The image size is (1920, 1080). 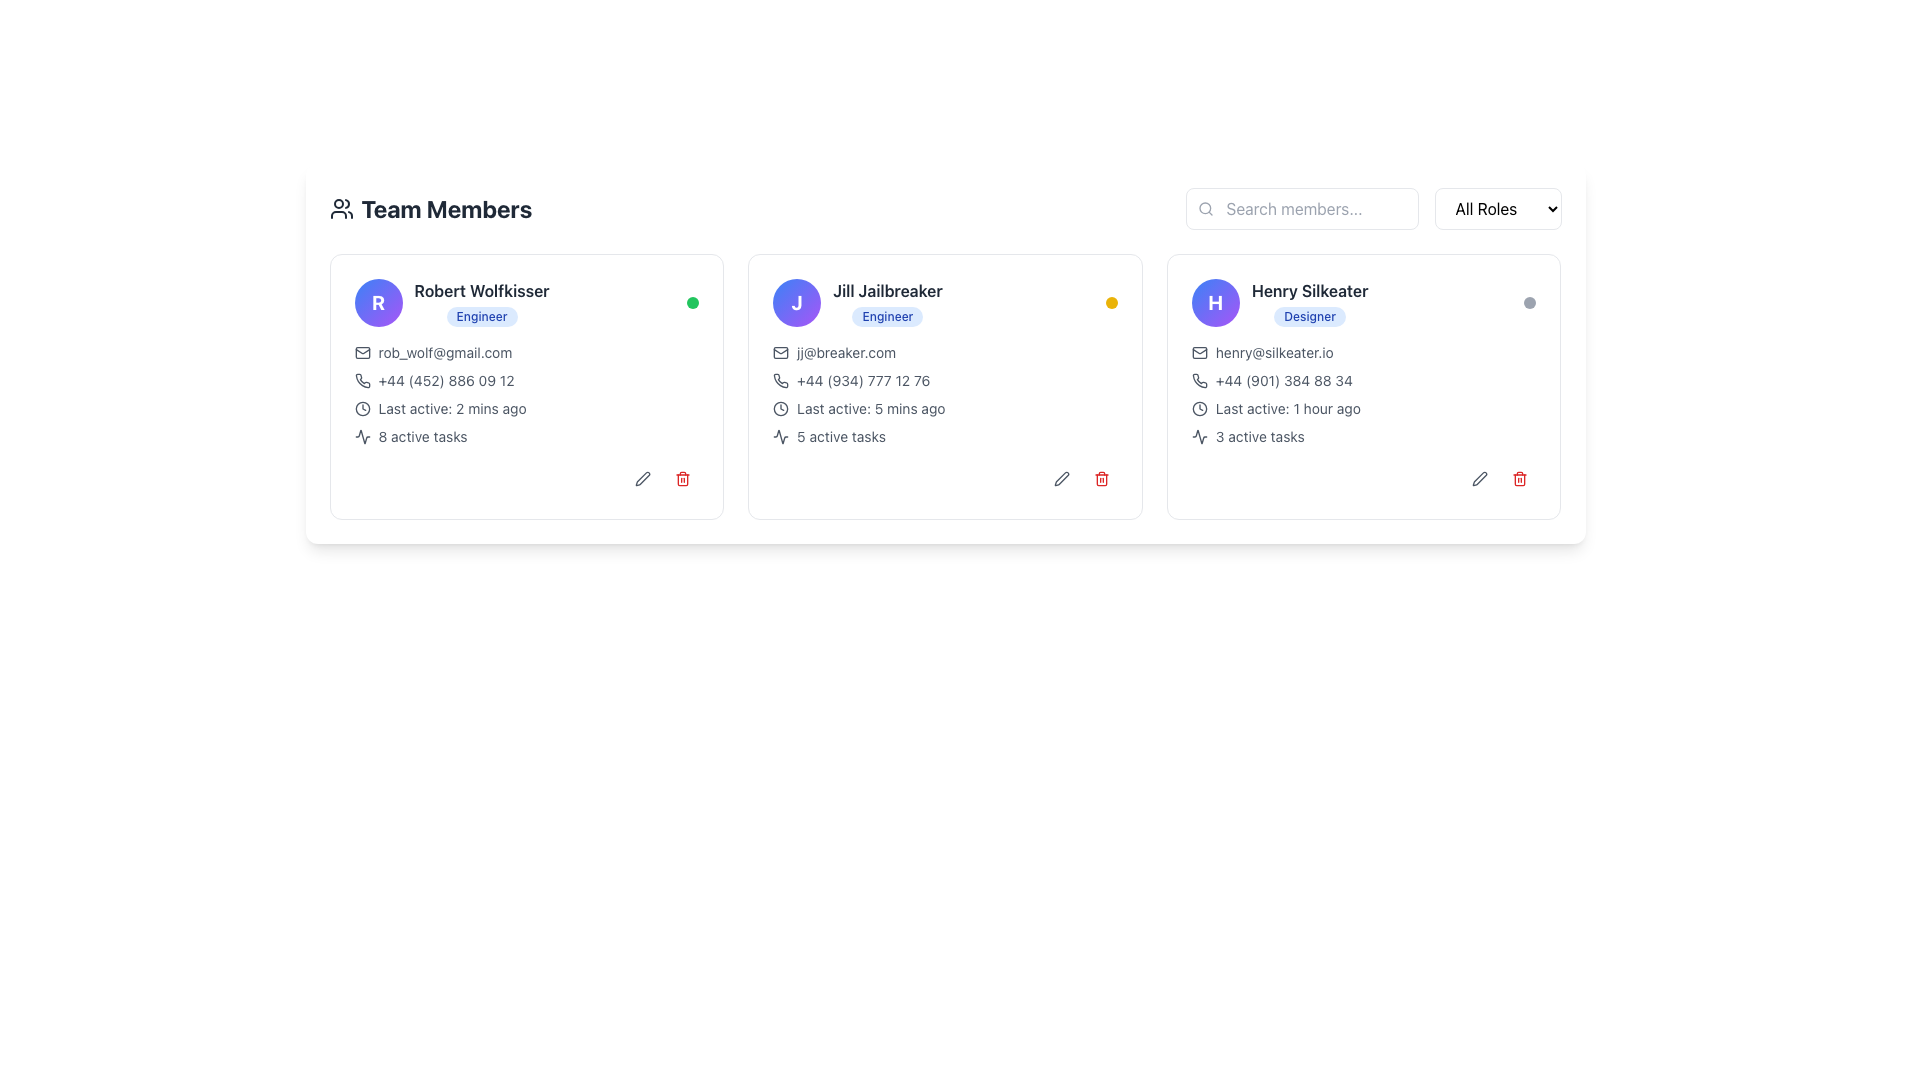 What do you see at coordinates (451, 407) in the screenshot?
I see `status from the text label displaying 'Last active: 2 mins ago' located in the first card under the heading 'Team Members', positioned below the user's name and email` at bounding box center [451, 407].